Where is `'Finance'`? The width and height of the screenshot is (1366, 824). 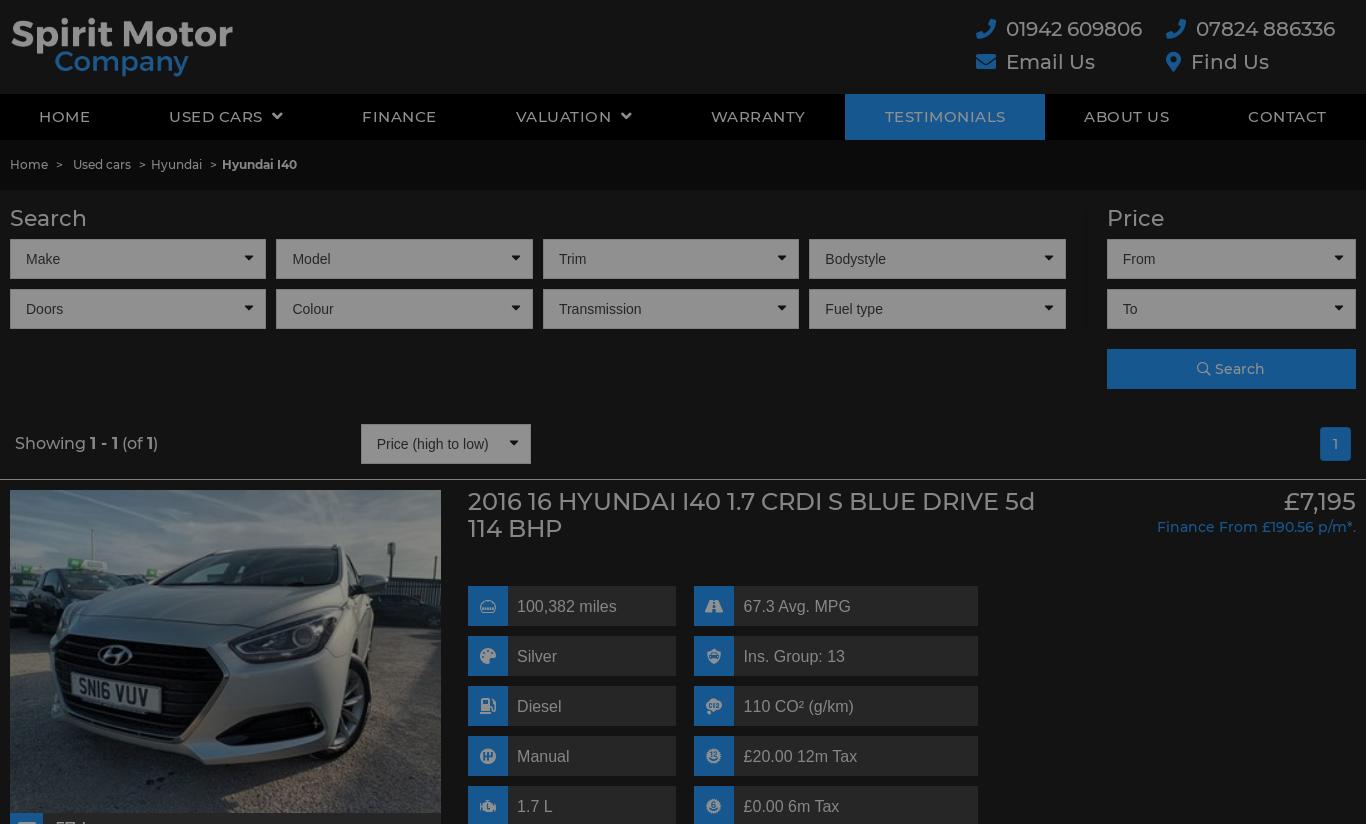 'Finance' is located at coordinates (360, 116).